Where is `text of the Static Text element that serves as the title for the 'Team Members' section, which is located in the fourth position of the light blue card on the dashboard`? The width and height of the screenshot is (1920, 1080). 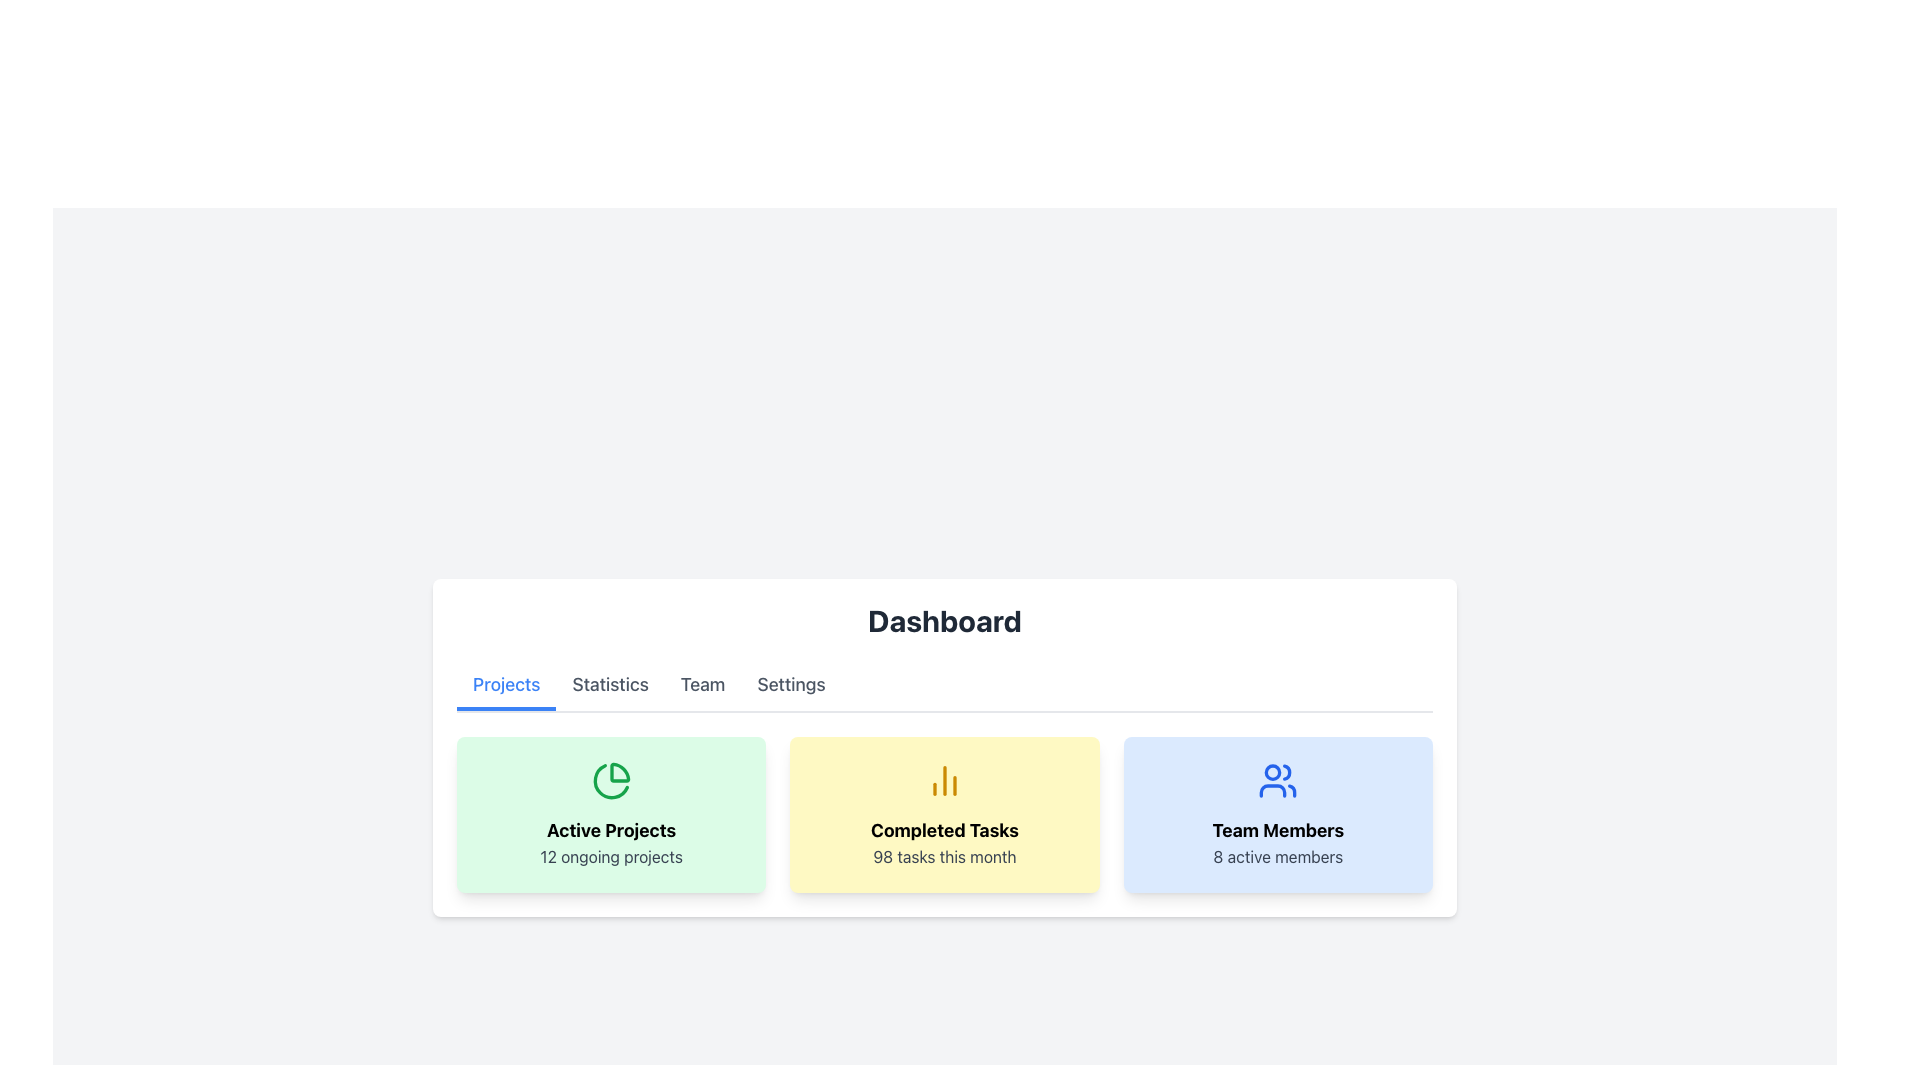
text of the Static Text element that serves as the title for the 'Team Members' section, which is located in the fourth position of the light blue card on the dashboard is located at coordinates (1277, 830).